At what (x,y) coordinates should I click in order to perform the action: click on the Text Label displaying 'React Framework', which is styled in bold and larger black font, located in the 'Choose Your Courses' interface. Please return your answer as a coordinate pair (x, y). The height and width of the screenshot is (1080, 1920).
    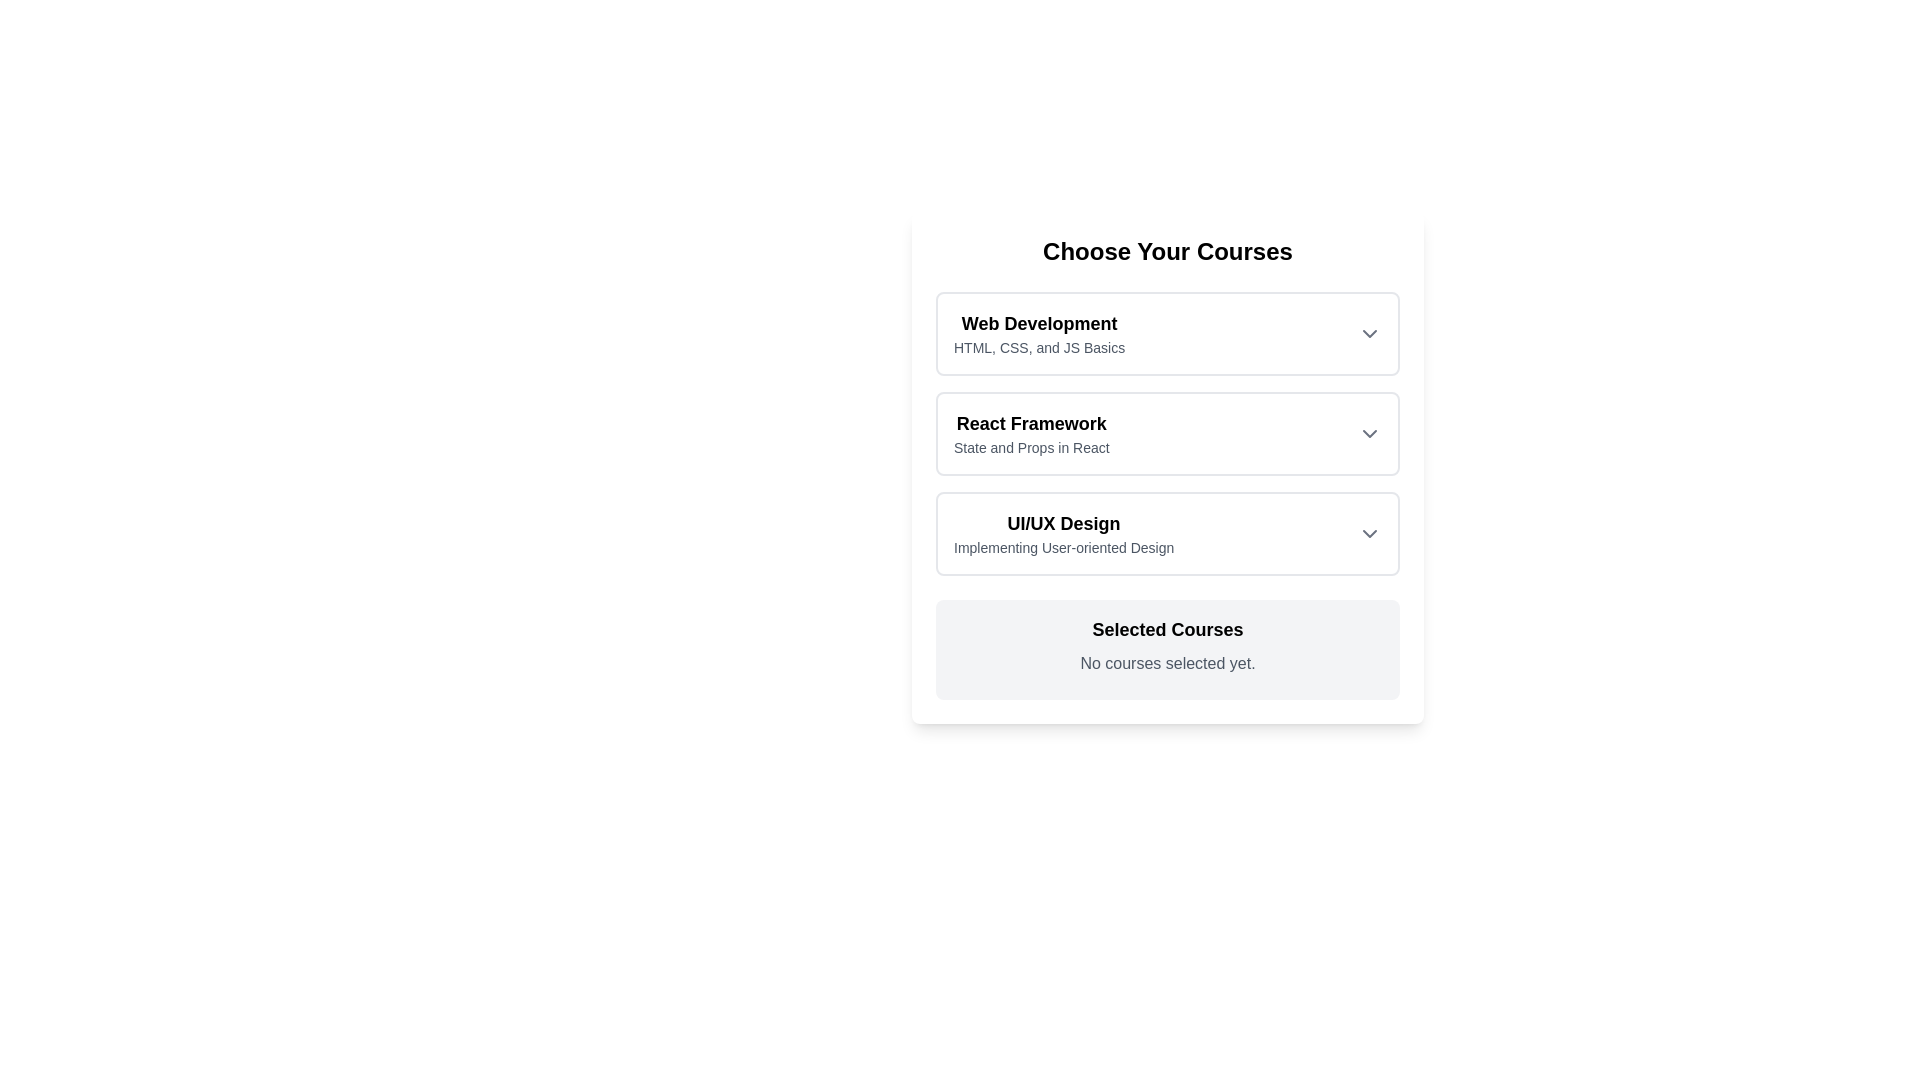
    Looking at the image, I should click on (1031, 423).